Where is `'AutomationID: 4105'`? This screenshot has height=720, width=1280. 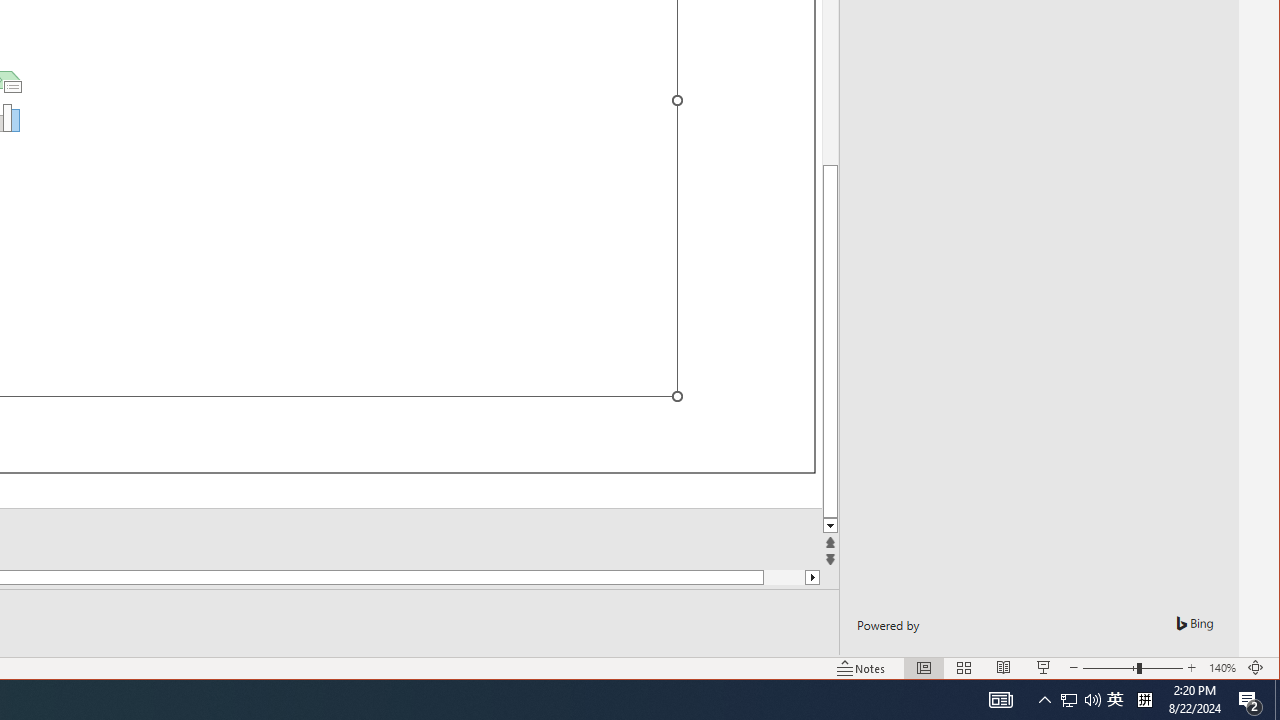
'AutomationID: 4105' is located at coordinates (1044, 698).